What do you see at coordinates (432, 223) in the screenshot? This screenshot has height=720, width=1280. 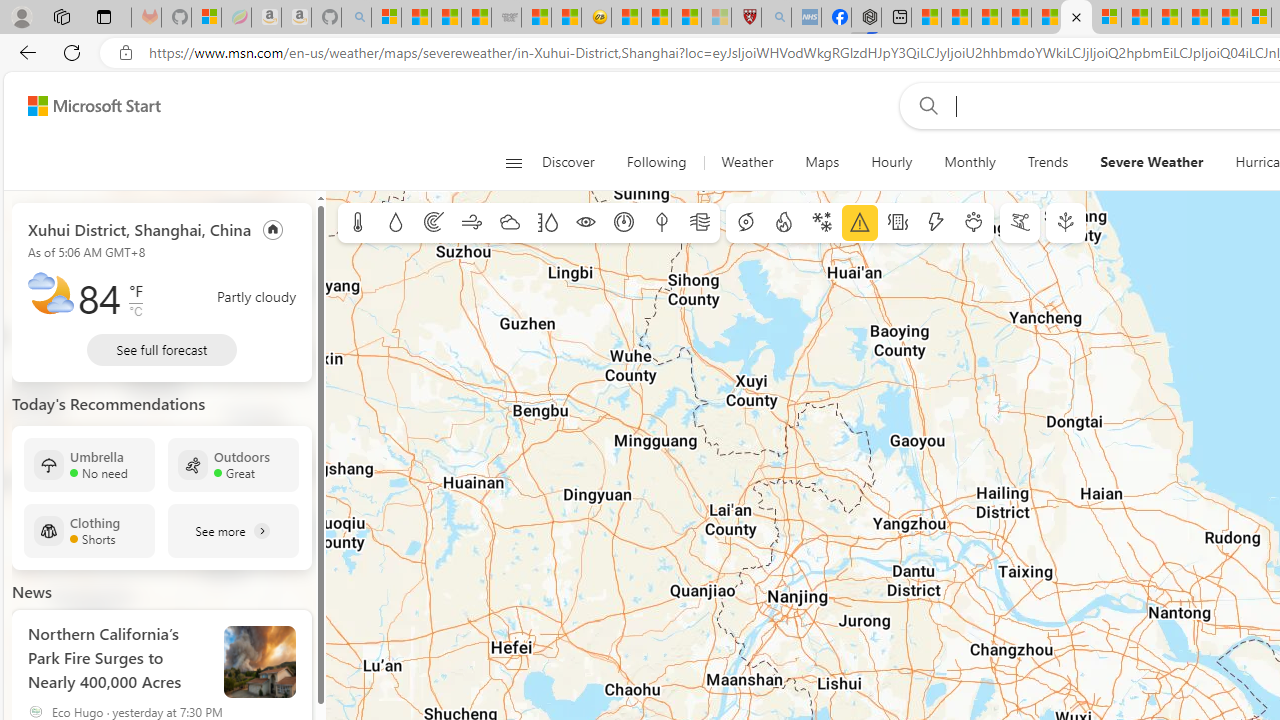 I see `'Radar'` at bounding box center [432, 223].